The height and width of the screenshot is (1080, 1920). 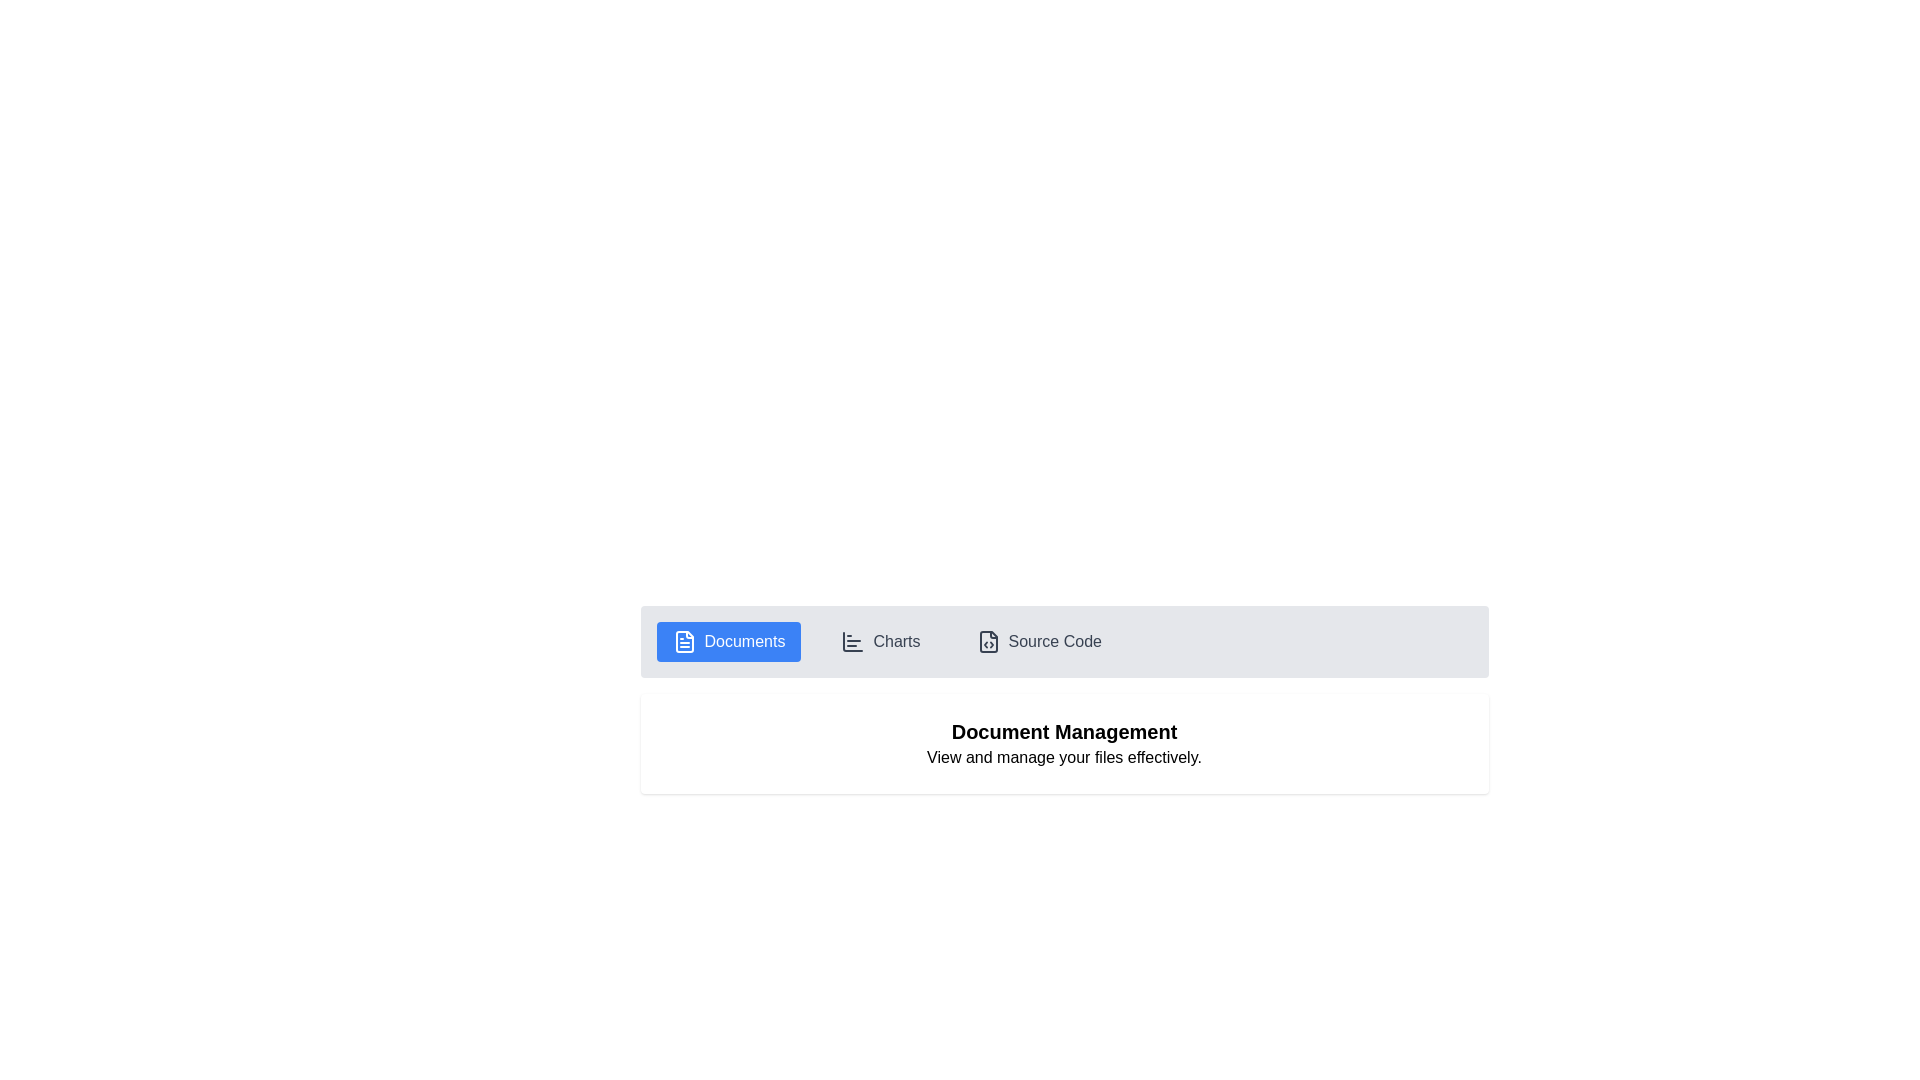 What do you see at coordinates (896, 641) in the screenshot?
I see `the 'Charts' text label in the navigation section` at bounding box center [896, 641].